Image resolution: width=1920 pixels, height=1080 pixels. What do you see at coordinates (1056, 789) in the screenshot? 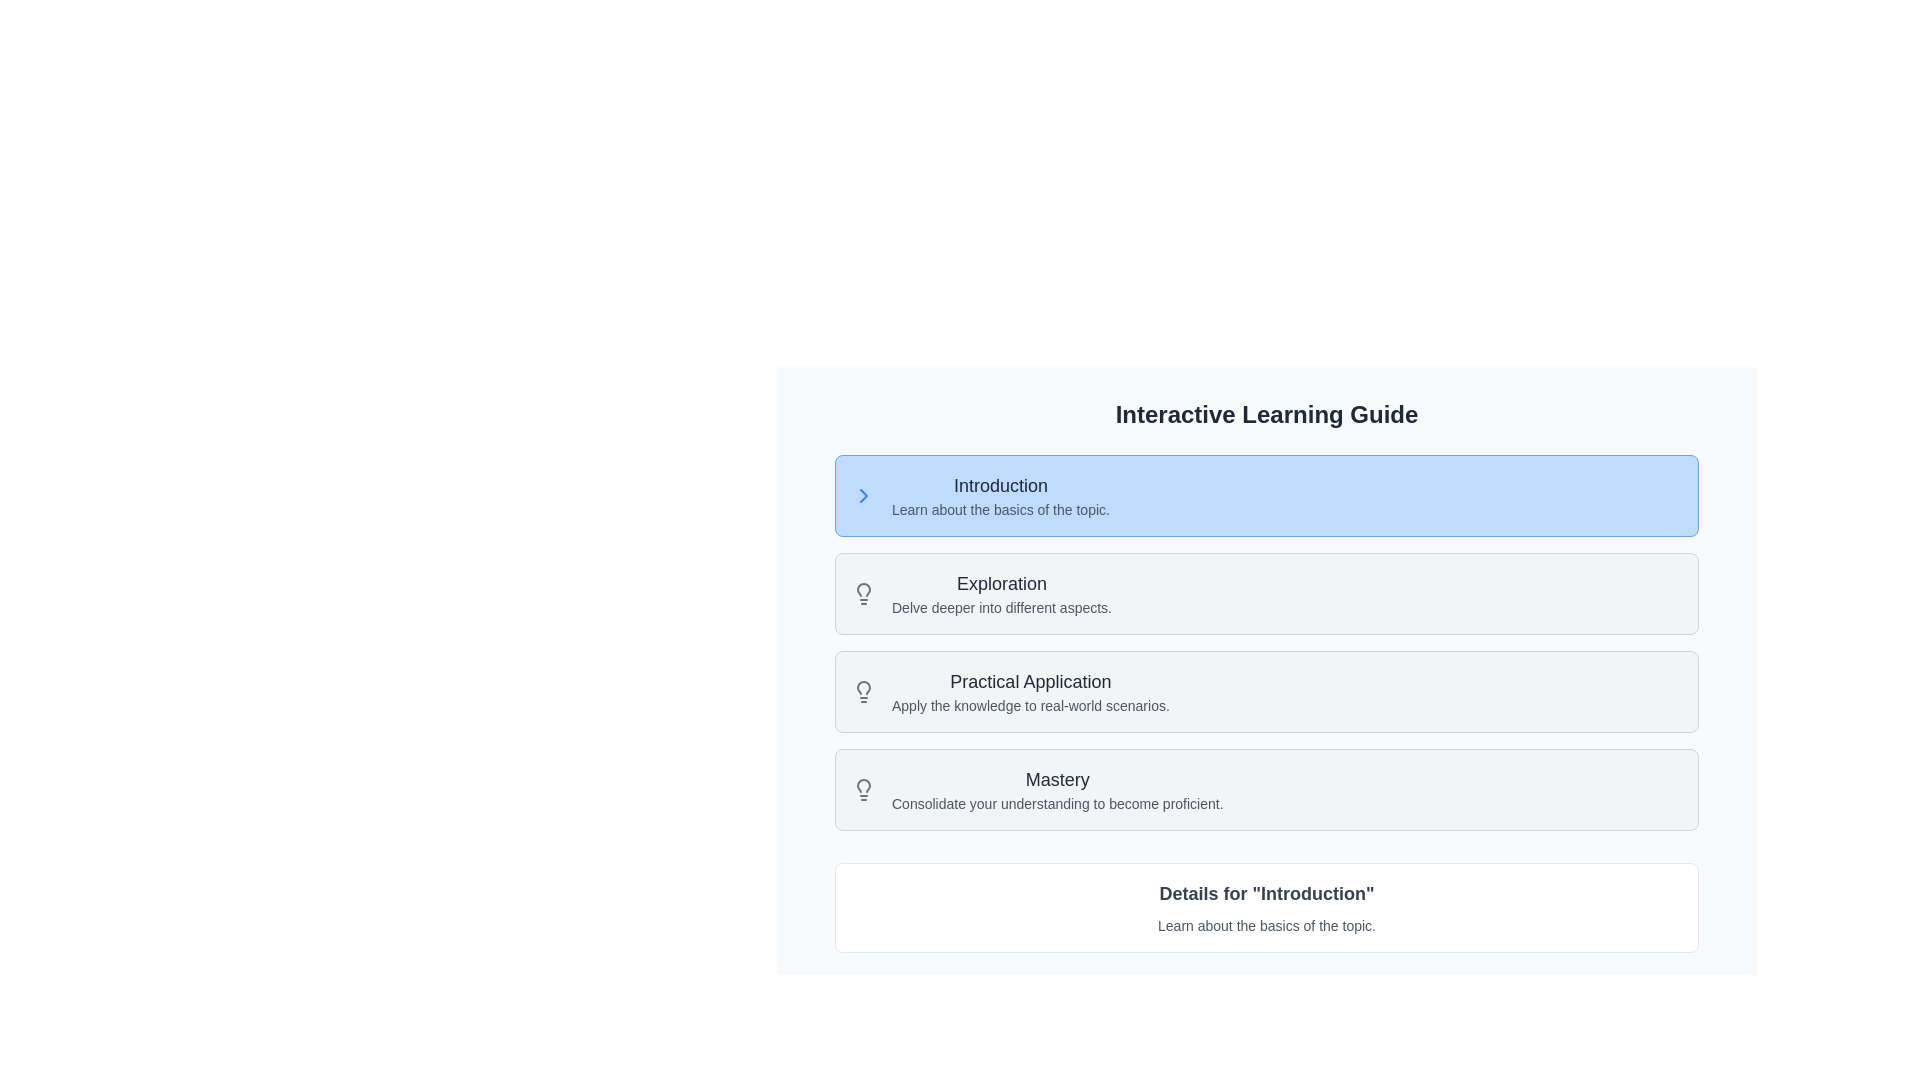
I see `the header and description text block for the learning stage titled 'Mastery'` at bounding box center [1056, 789].